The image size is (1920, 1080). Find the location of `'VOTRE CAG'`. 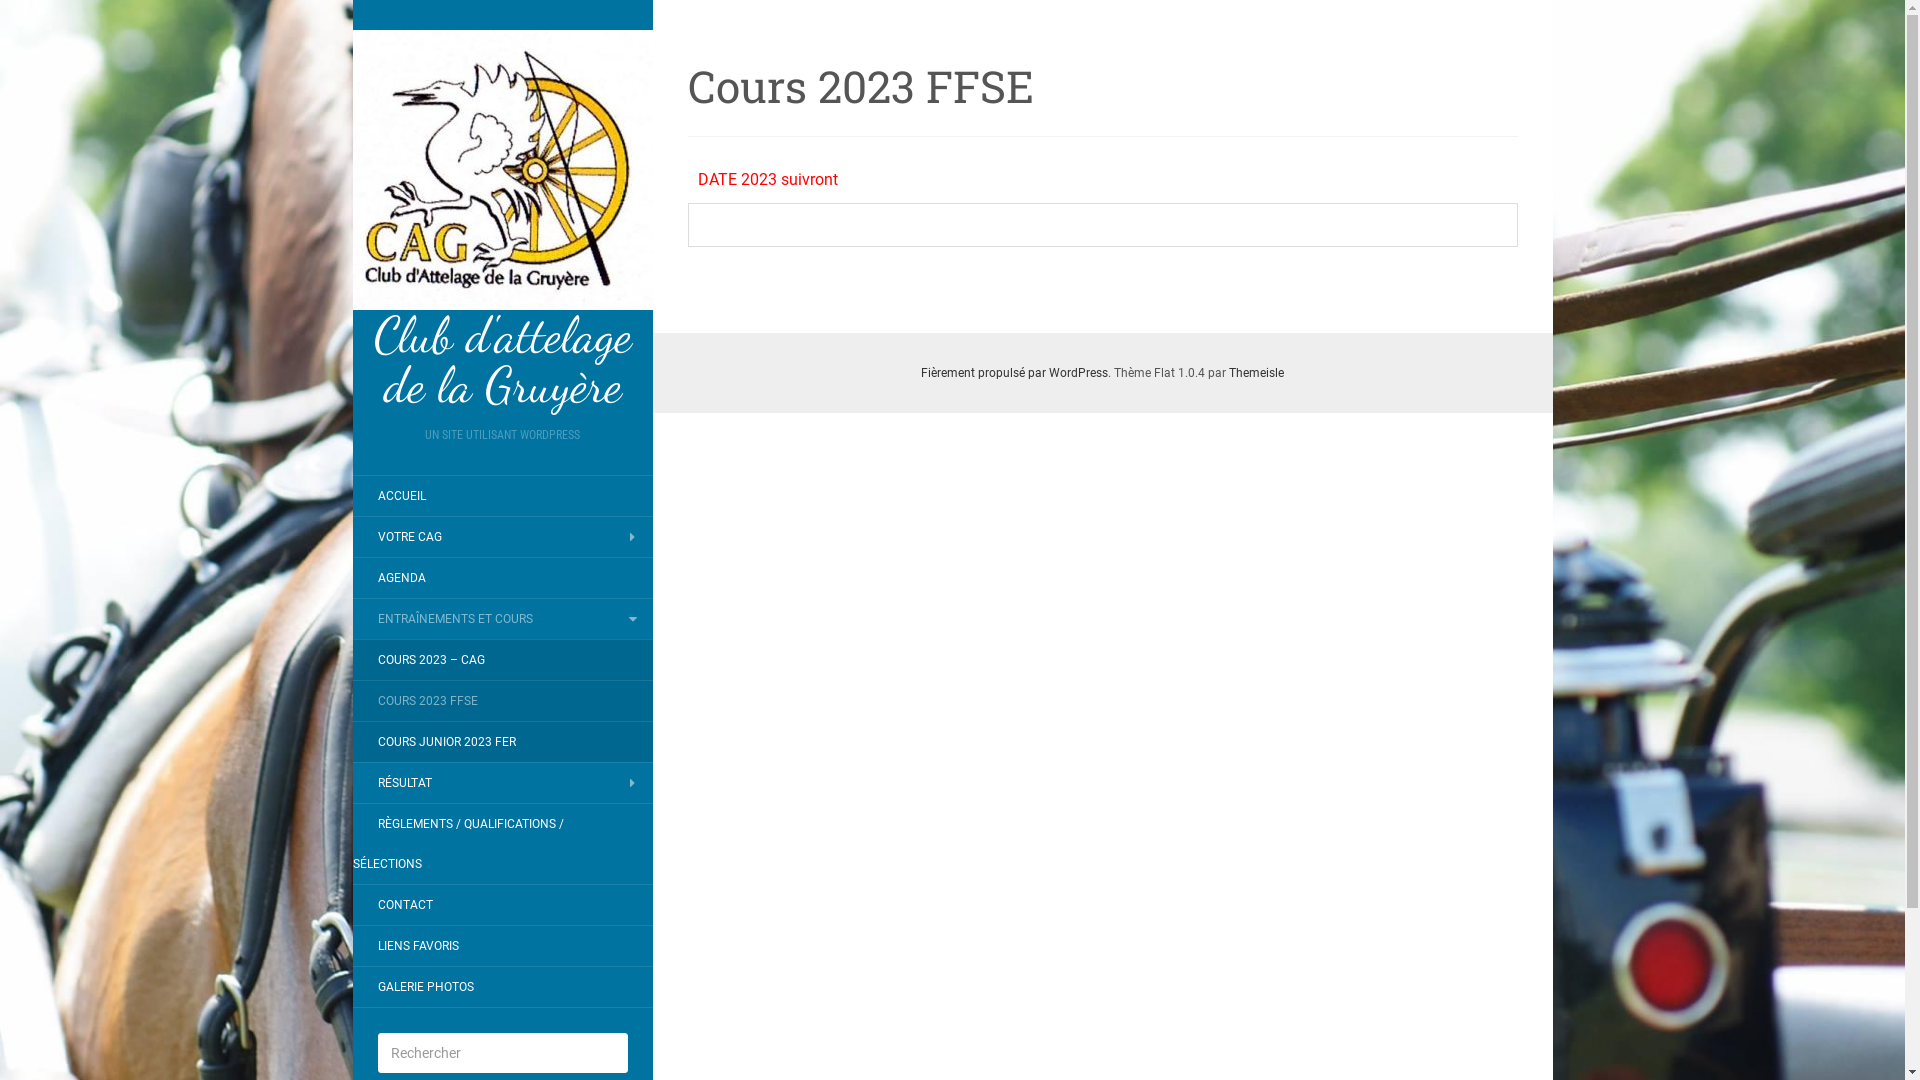

'VOTRE CAG' is located at coordinates (351, 535).